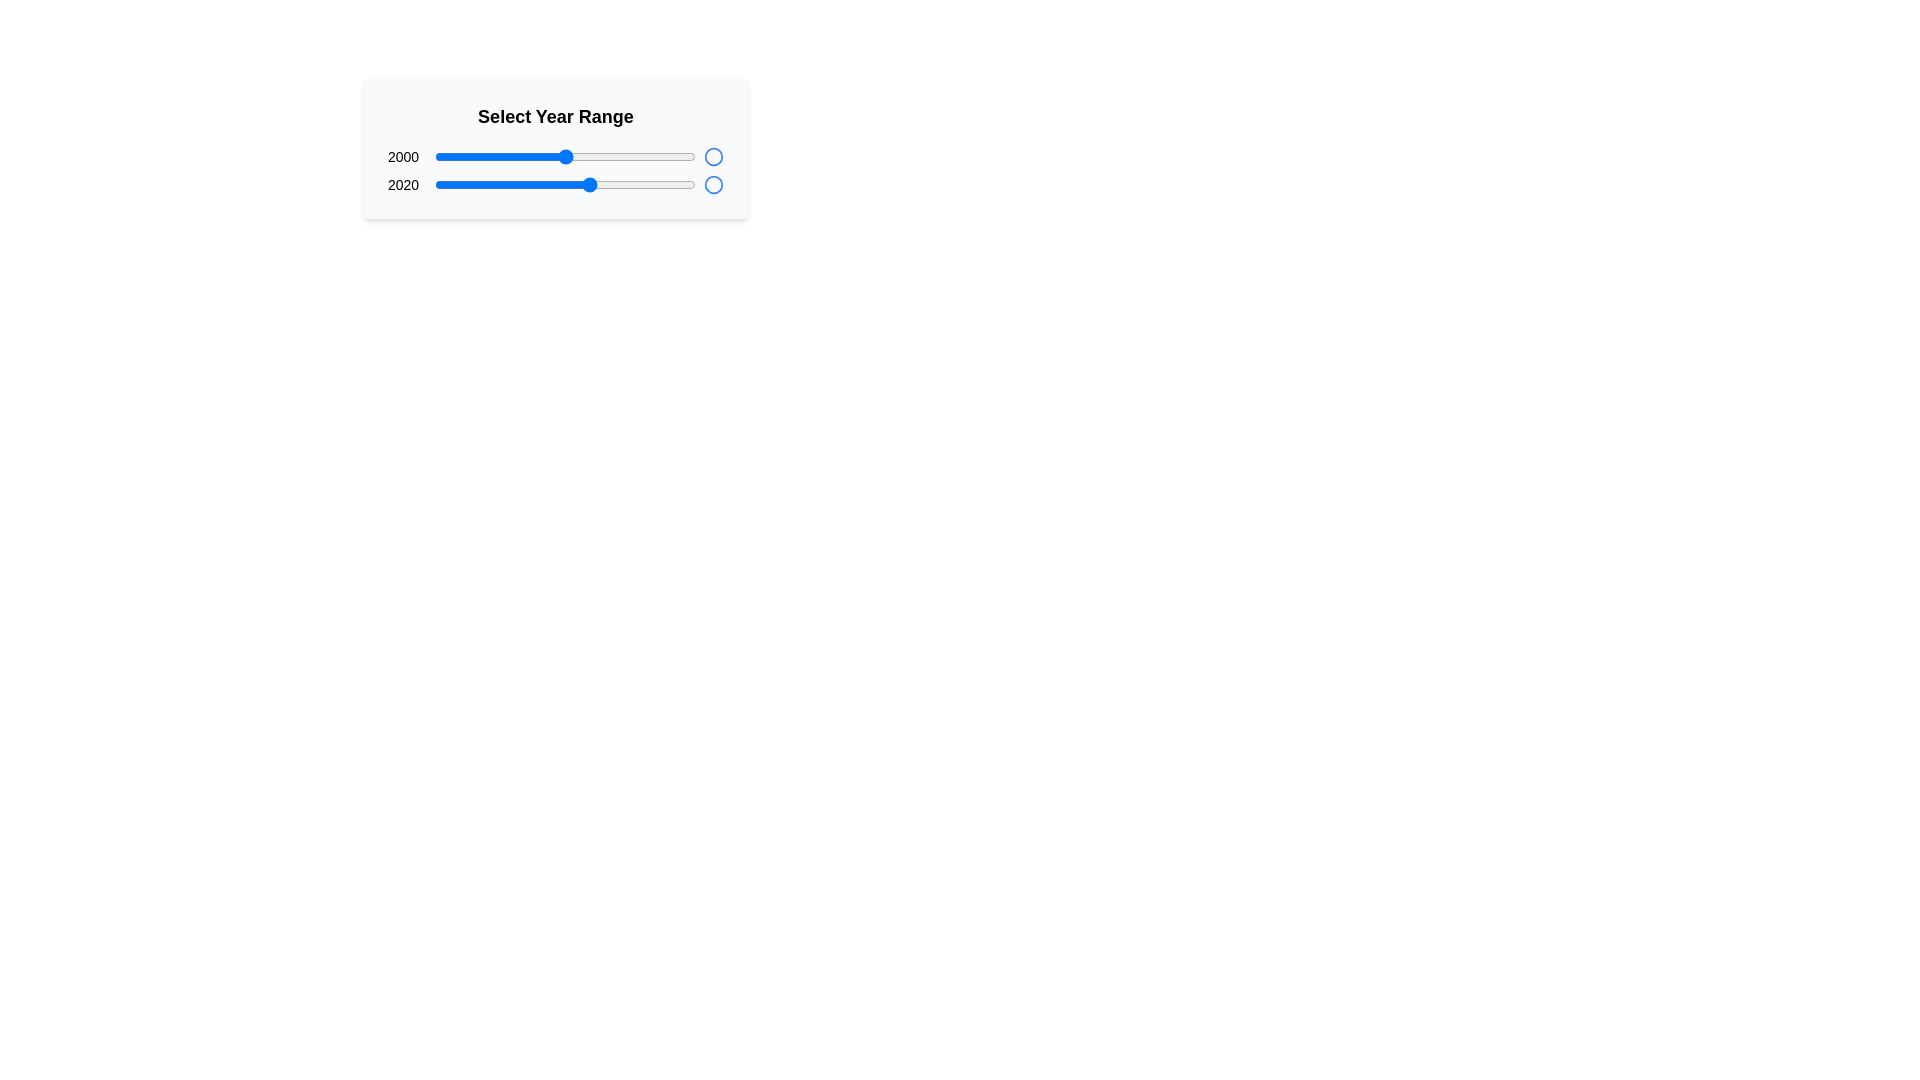 Image resolution: width=1920 pixels, height=1080 pixels. I want to click on the slider, so click(668, 156).